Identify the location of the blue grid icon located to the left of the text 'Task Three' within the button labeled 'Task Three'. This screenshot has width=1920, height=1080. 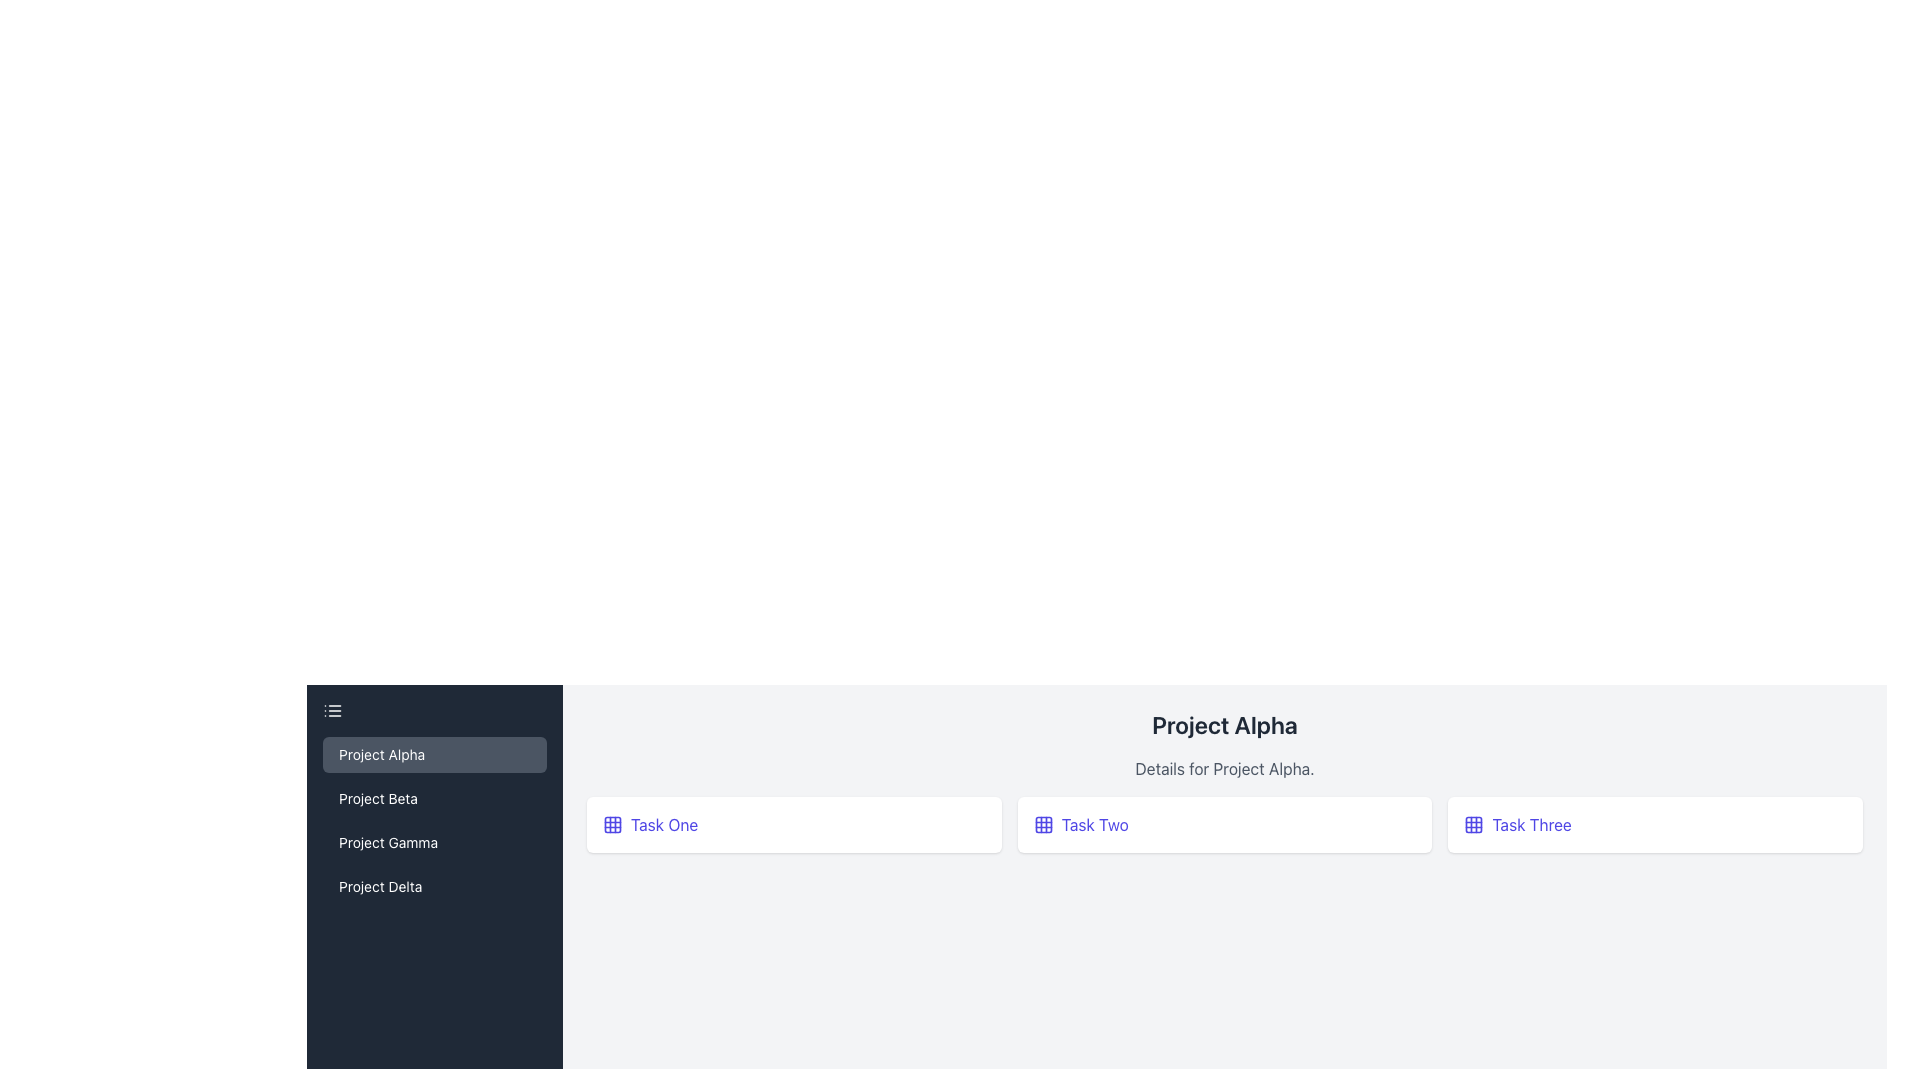
(1473, 825).